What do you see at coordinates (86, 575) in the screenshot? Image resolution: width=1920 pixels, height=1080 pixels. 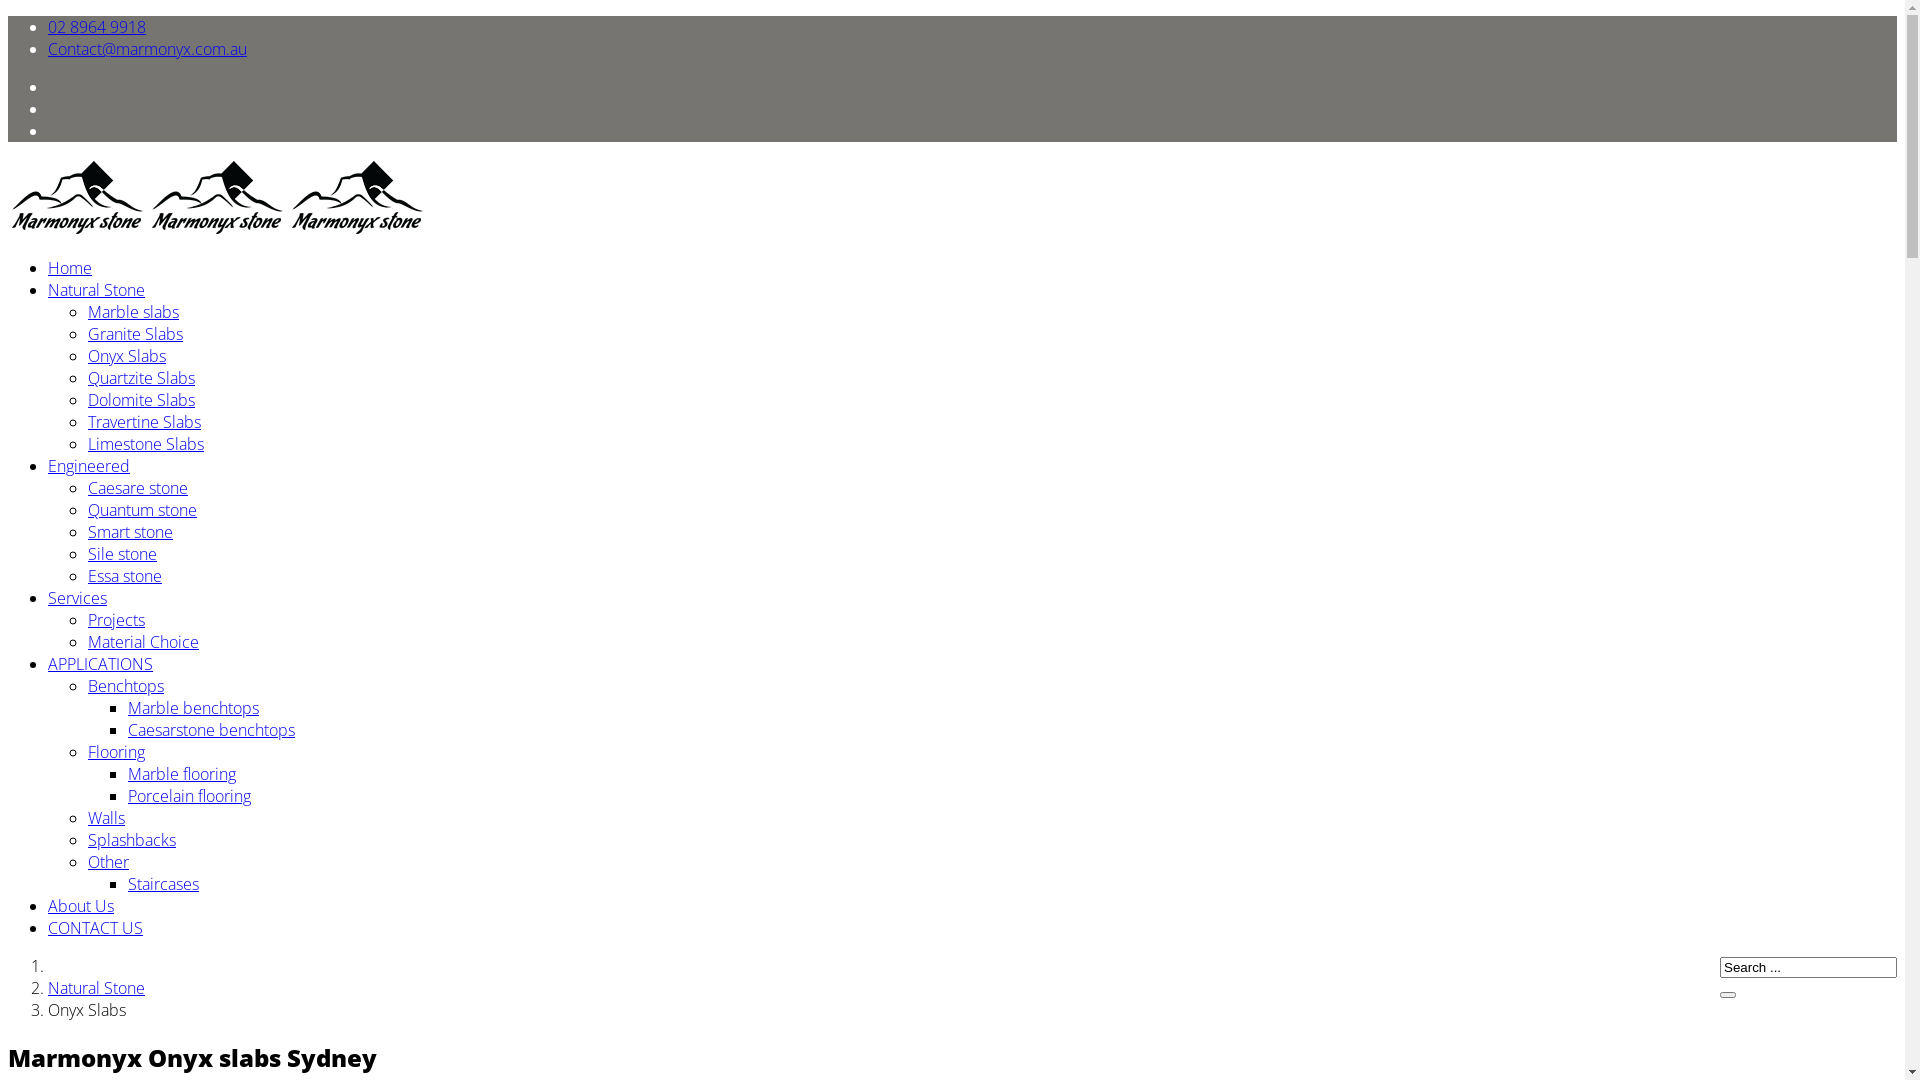 I see `'Essa stone'` at bounding box center [86, 575].